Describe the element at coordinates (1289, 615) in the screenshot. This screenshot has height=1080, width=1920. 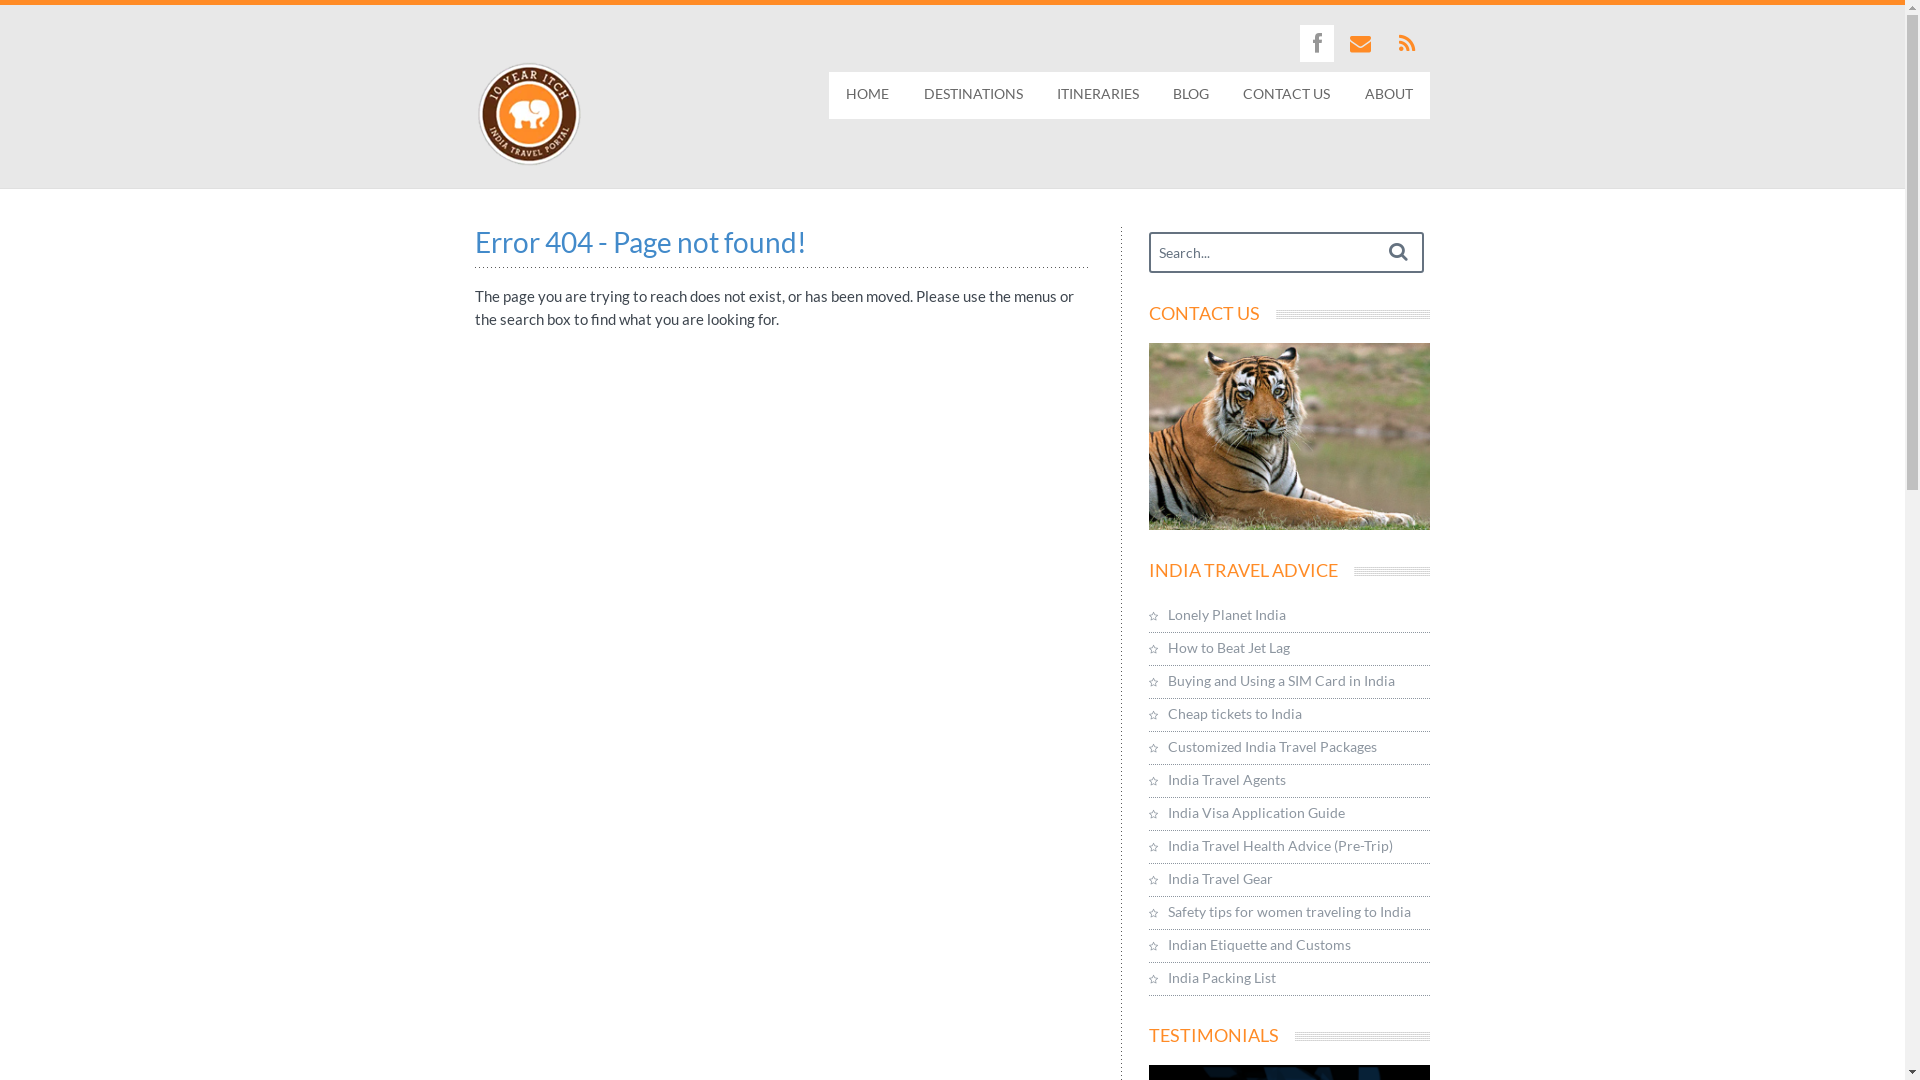
I see `'Lonely Planet India'` at that location.